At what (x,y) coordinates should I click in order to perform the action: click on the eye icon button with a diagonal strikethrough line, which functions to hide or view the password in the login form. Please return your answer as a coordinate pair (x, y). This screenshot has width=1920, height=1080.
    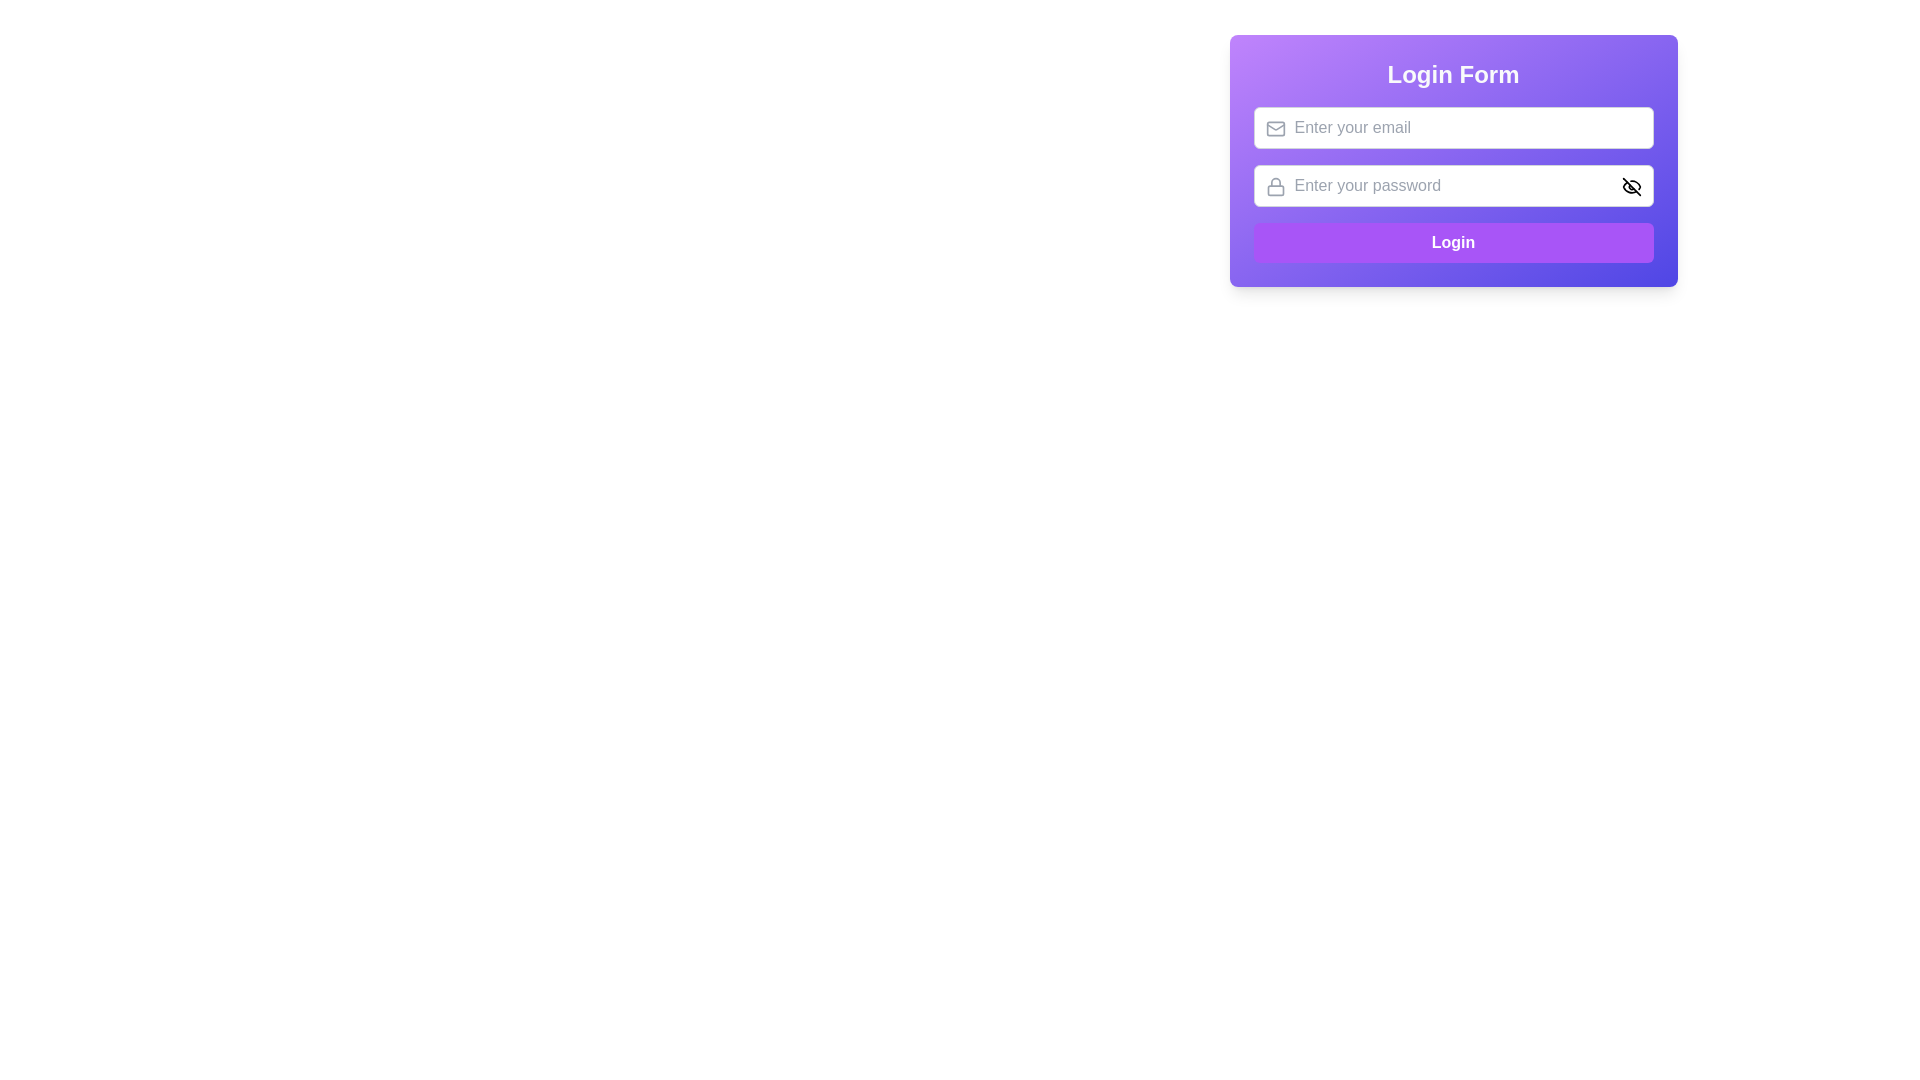
    Looking at the image, I should click on (1631, 186).